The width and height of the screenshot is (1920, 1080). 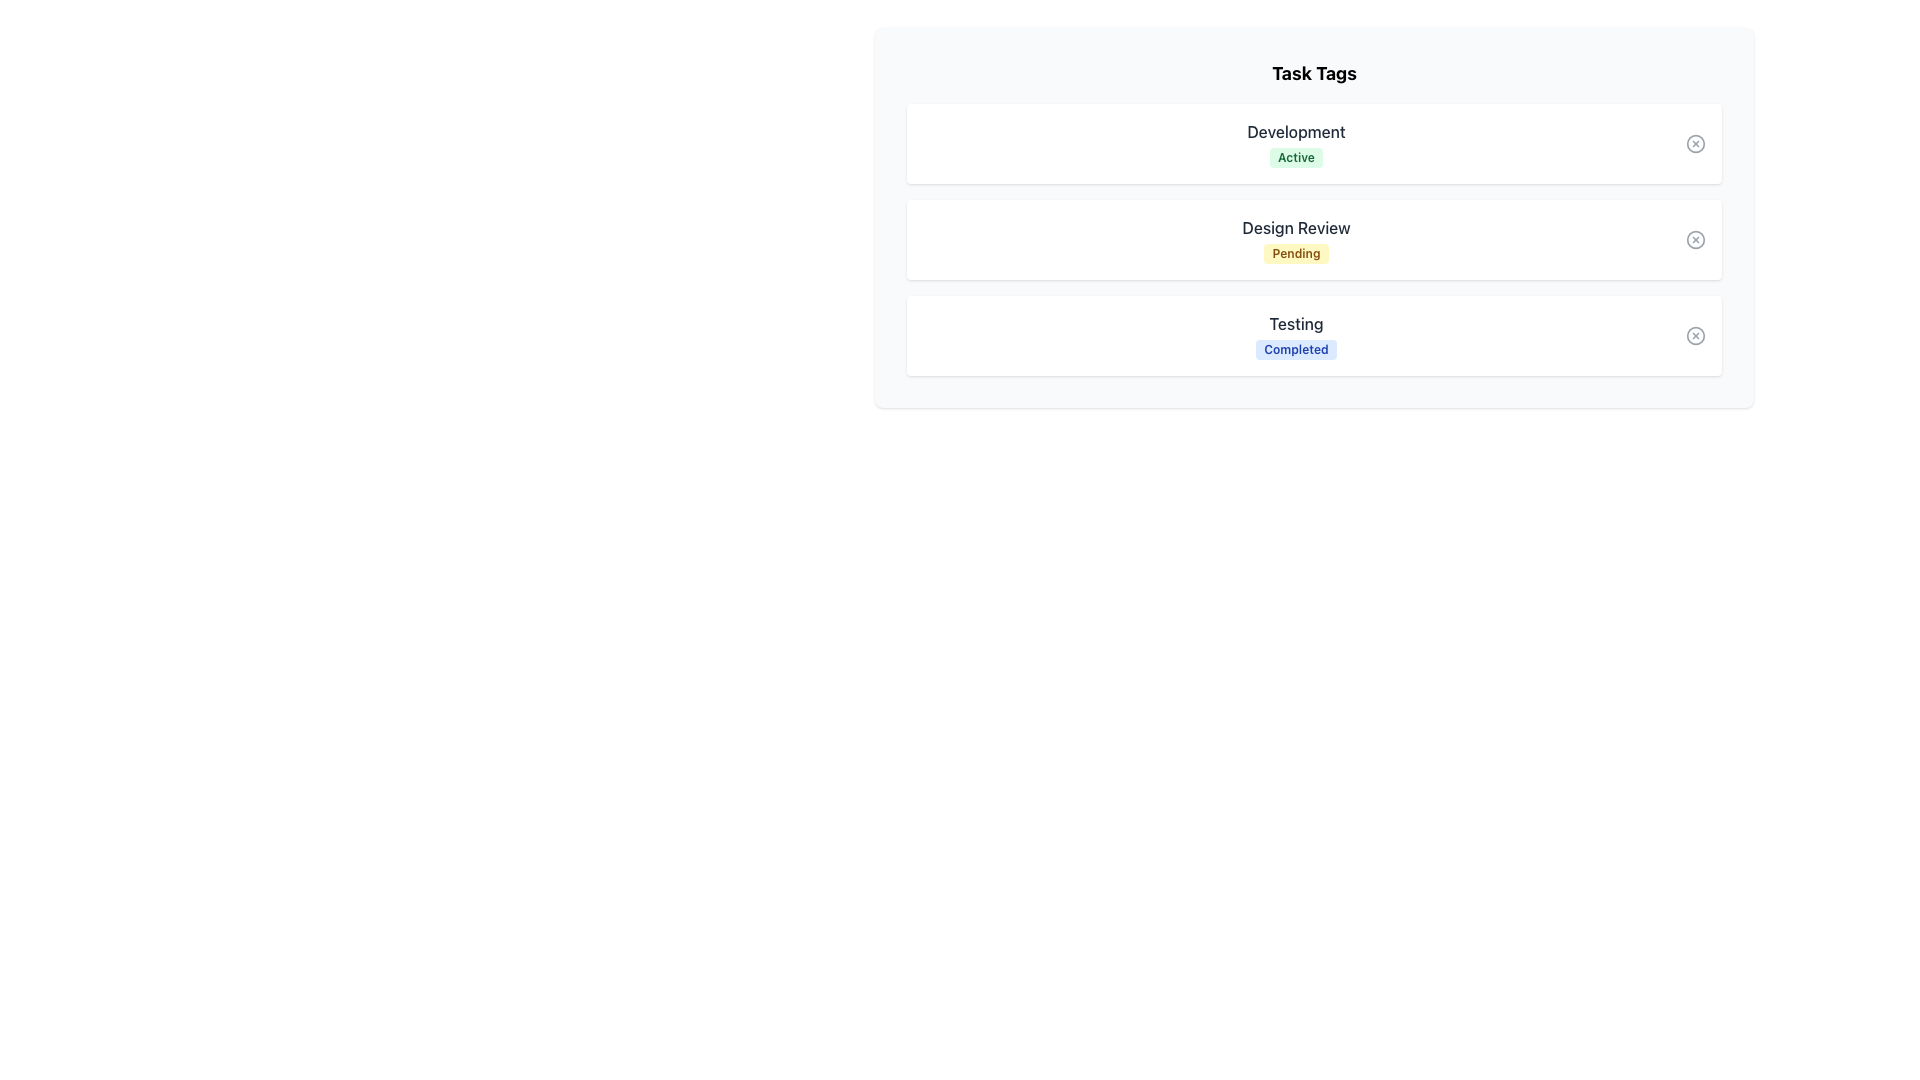 What do you see at coordinates (1296, 334) in the screenshot?
I see `the status tag labeled 'Completed' which is highlighted with a blue background, located in the third row under the 'Task Tags' section` at bounding box center [1296, 334].